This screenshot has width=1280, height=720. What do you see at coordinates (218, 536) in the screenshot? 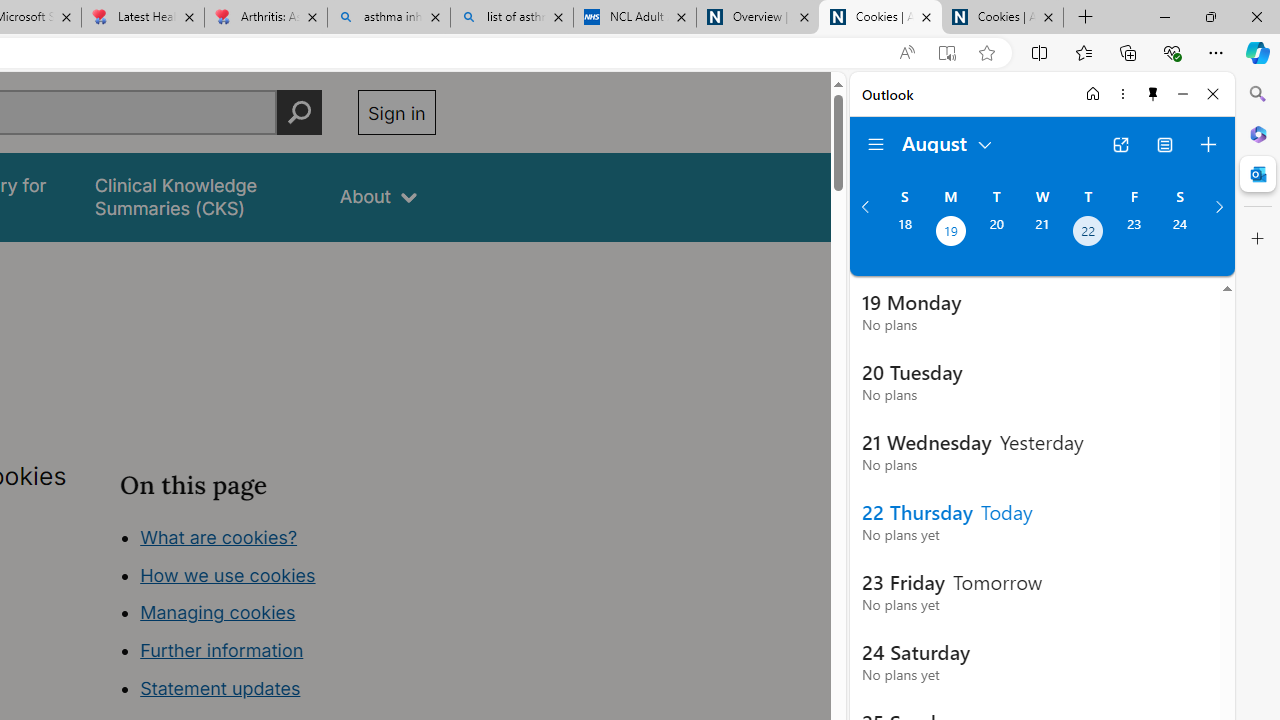
I see `'What are cookies?'` at bounding box center [218, 536].